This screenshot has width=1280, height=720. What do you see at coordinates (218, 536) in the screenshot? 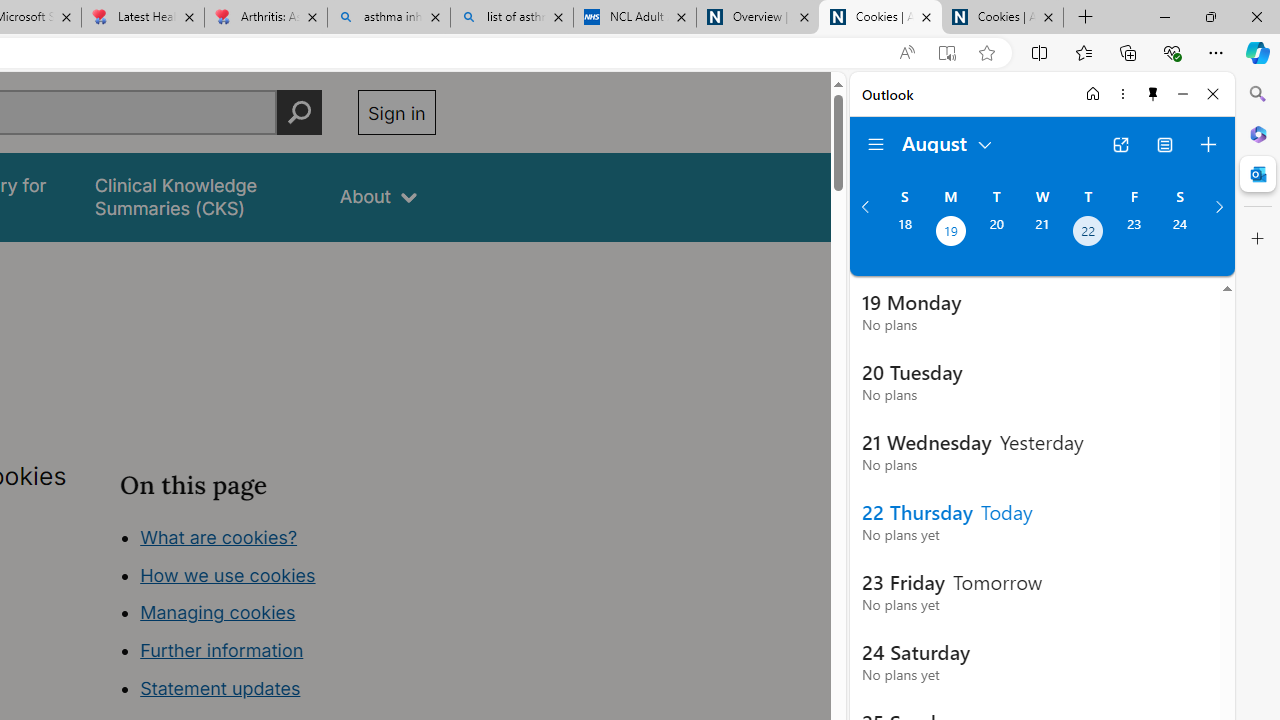
I see `'What are cookies?'` at bounding box center [218, 536].